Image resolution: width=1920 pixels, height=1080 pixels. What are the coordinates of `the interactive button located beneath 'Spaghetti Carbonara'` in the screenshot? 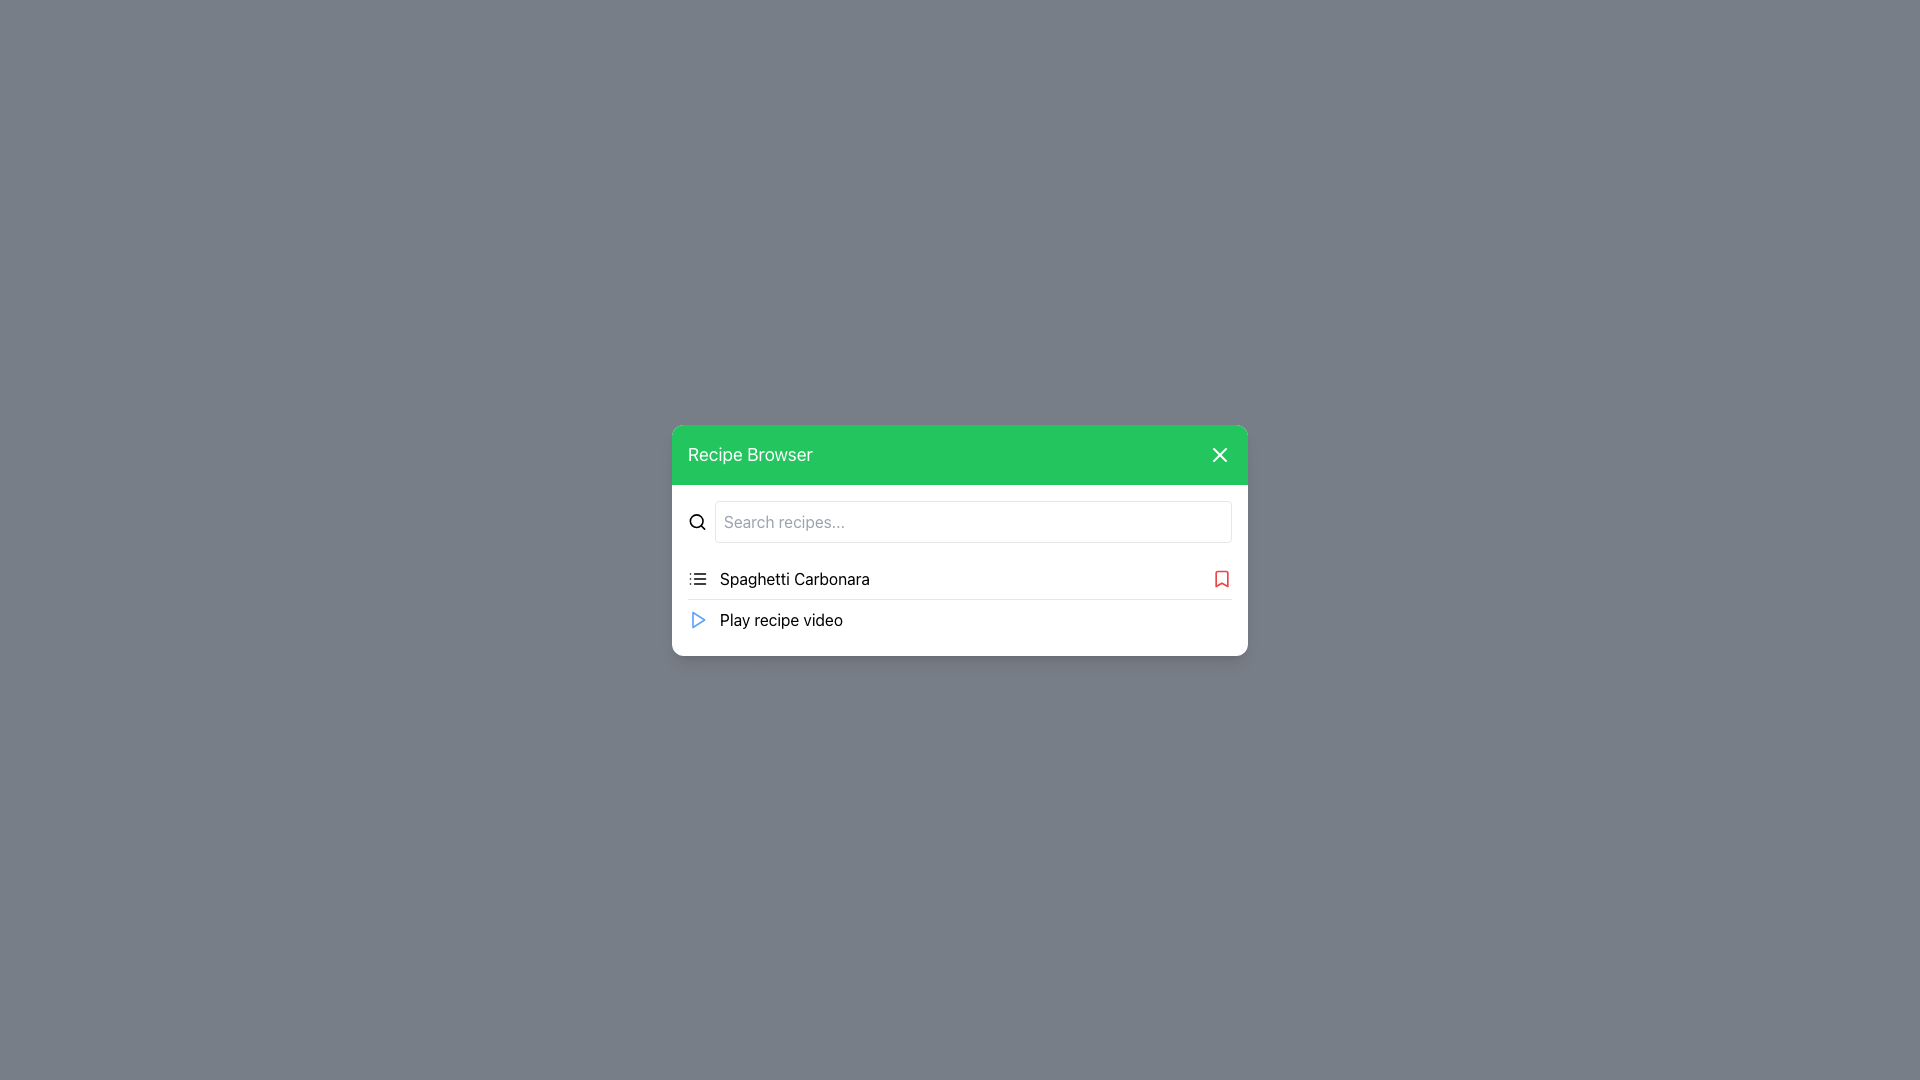 It's located at (960, 618).